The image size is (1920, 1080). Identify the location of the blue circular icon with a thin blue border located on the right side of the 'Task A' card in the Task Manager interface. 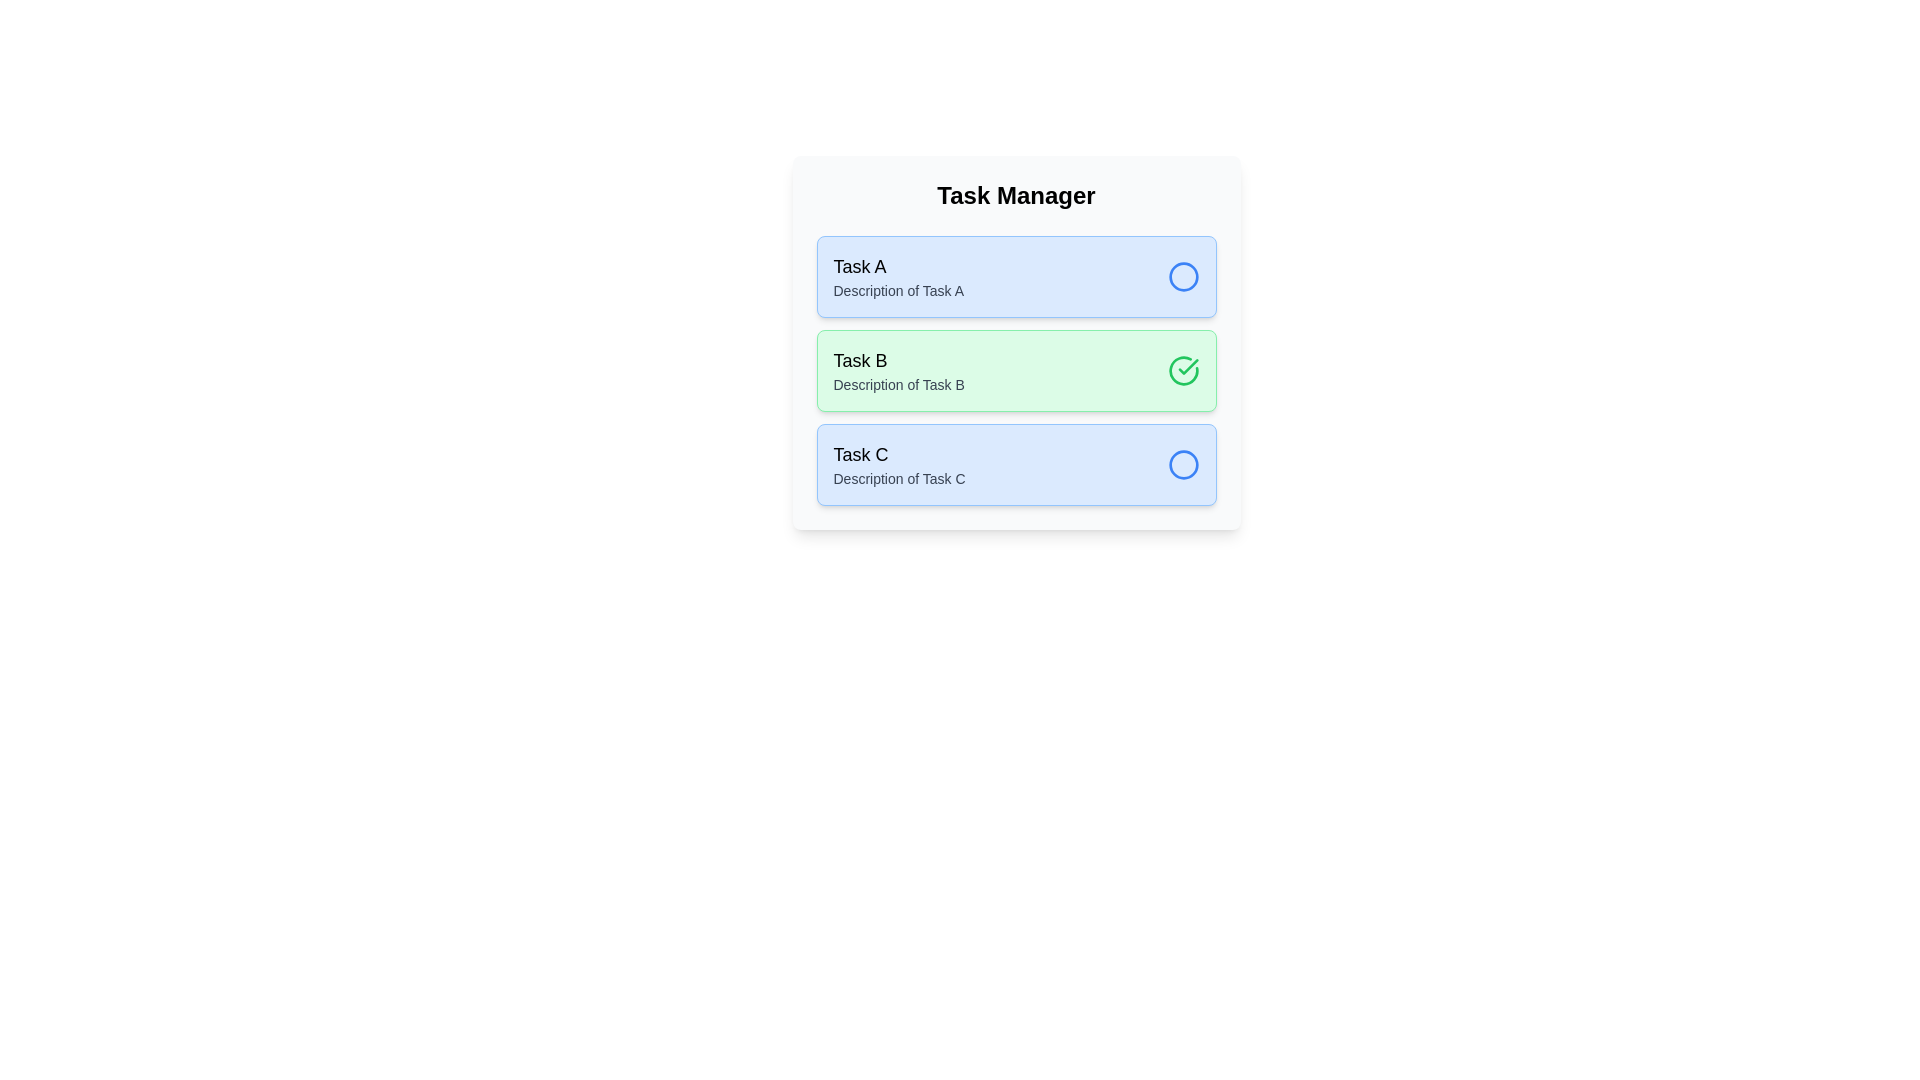
(1183, 277).